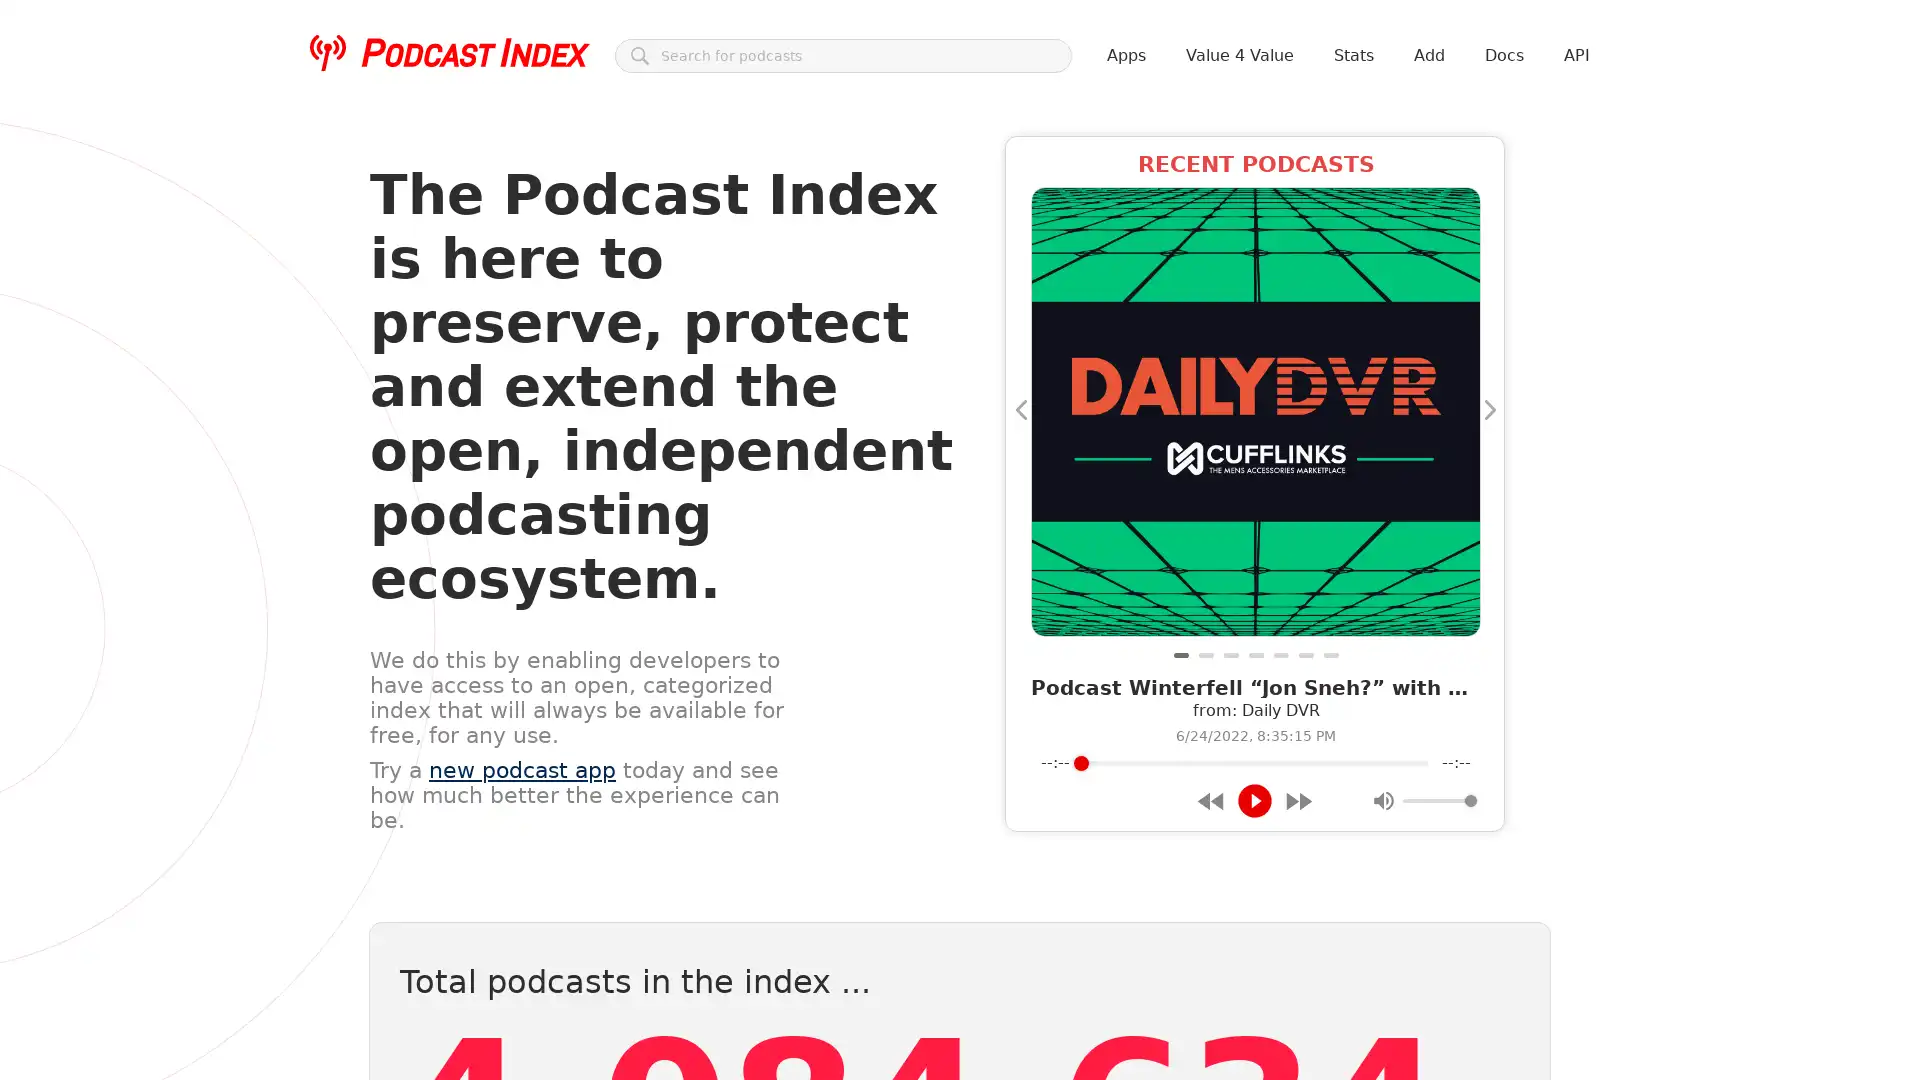 Image resolution: width=1920 pixels, height=1080 pixels. What do you see at coordinates (1229, 655) in the screenshot?
I see `Diagnoses Part Two` at bounding box center [1229, 655].